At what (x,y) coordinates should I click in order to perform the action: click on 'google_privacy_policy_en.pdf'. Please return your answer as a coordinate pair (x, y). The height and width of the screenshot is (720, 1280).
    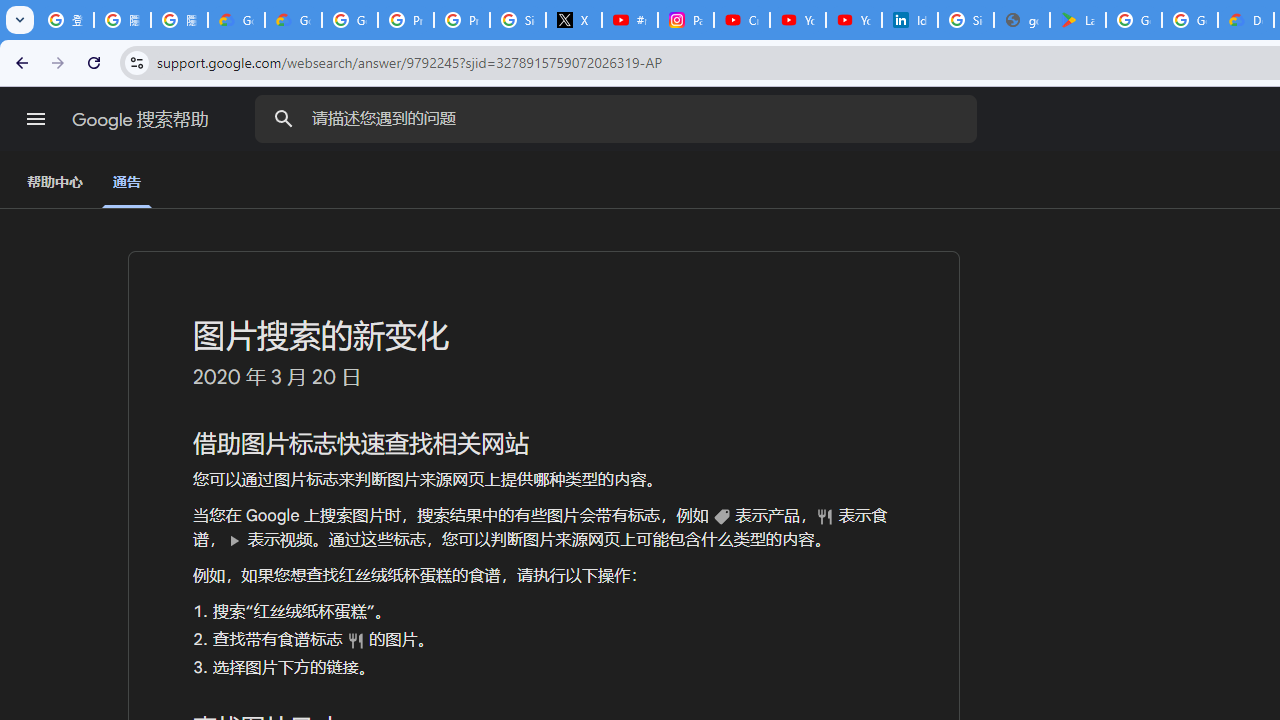
    Looking at the image, I should click on (1022, 20).